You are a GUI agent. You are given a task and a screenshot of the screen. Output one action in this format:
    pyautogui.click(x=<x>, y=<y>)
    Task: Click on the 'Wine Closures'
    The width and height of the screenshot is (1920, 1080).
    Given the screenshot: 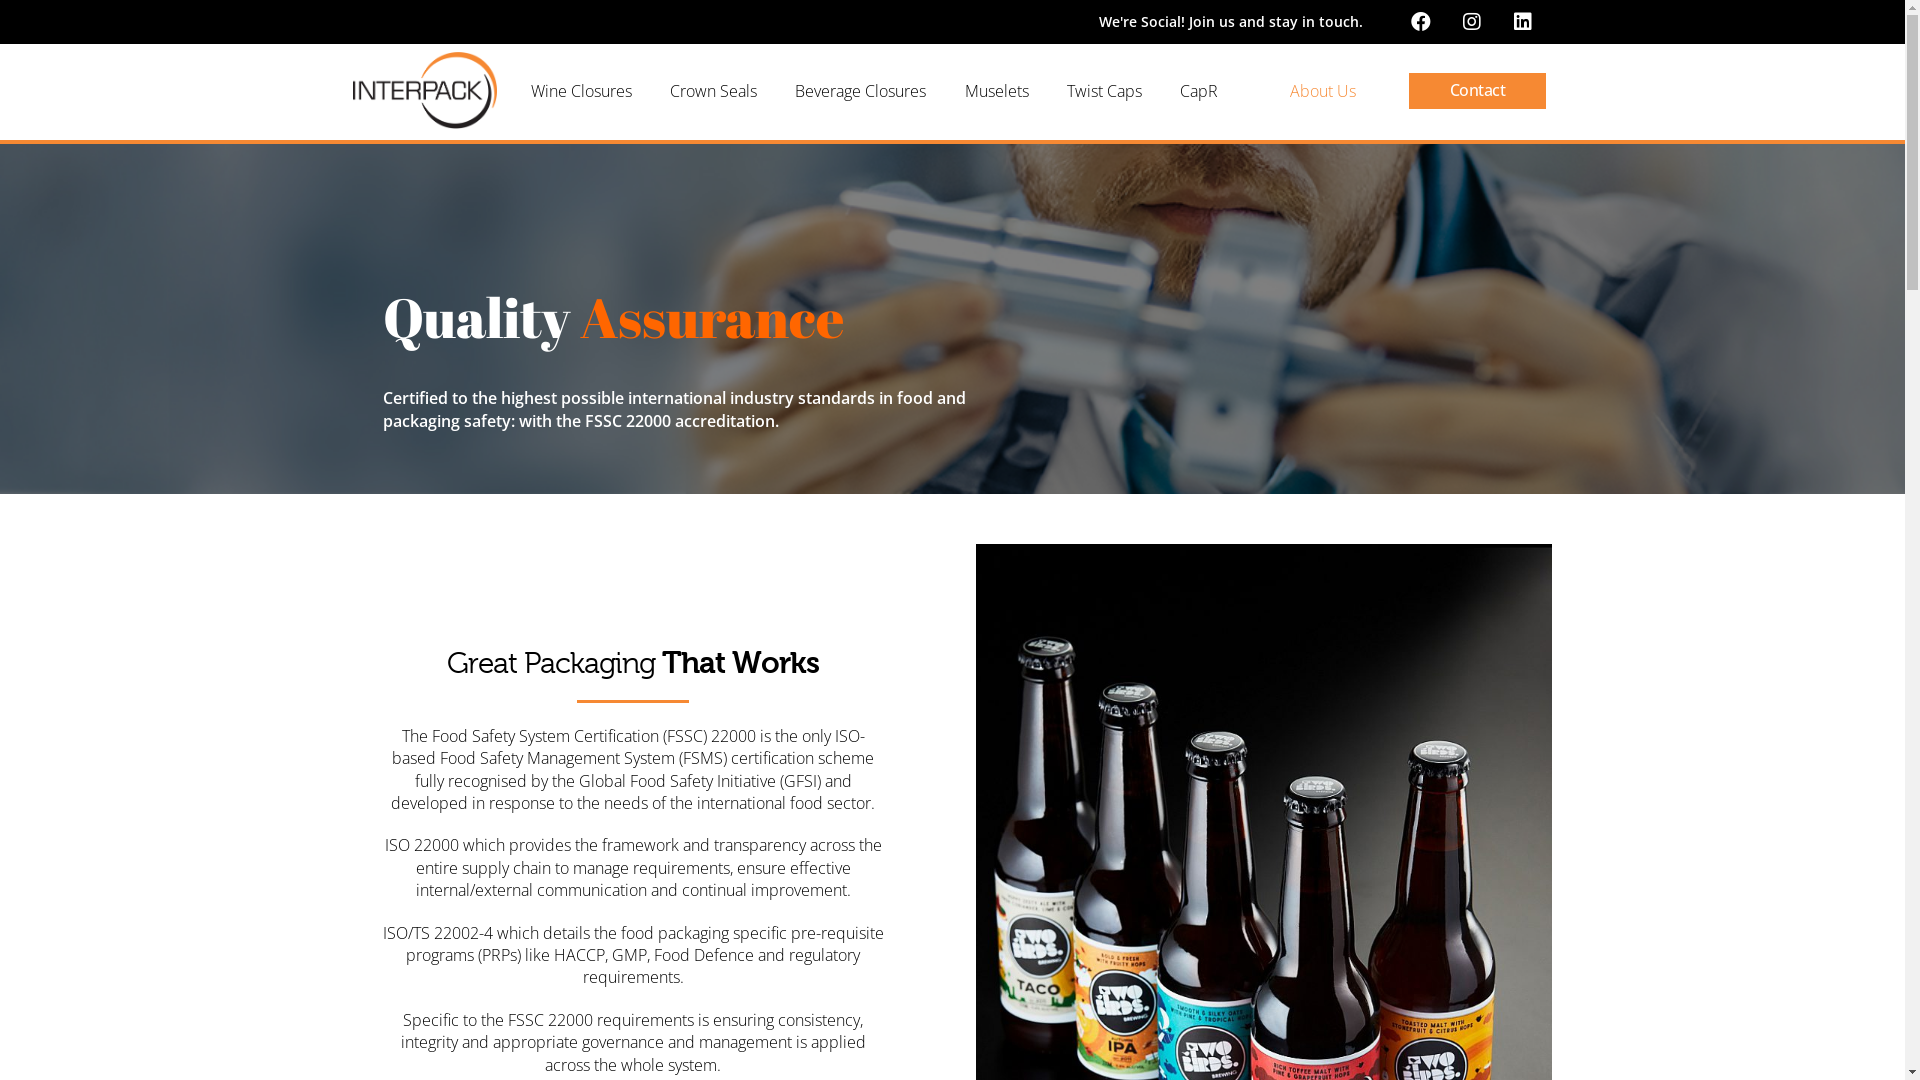 What is the action you would take?
    pyautogui.click(x=579, y=91)
    